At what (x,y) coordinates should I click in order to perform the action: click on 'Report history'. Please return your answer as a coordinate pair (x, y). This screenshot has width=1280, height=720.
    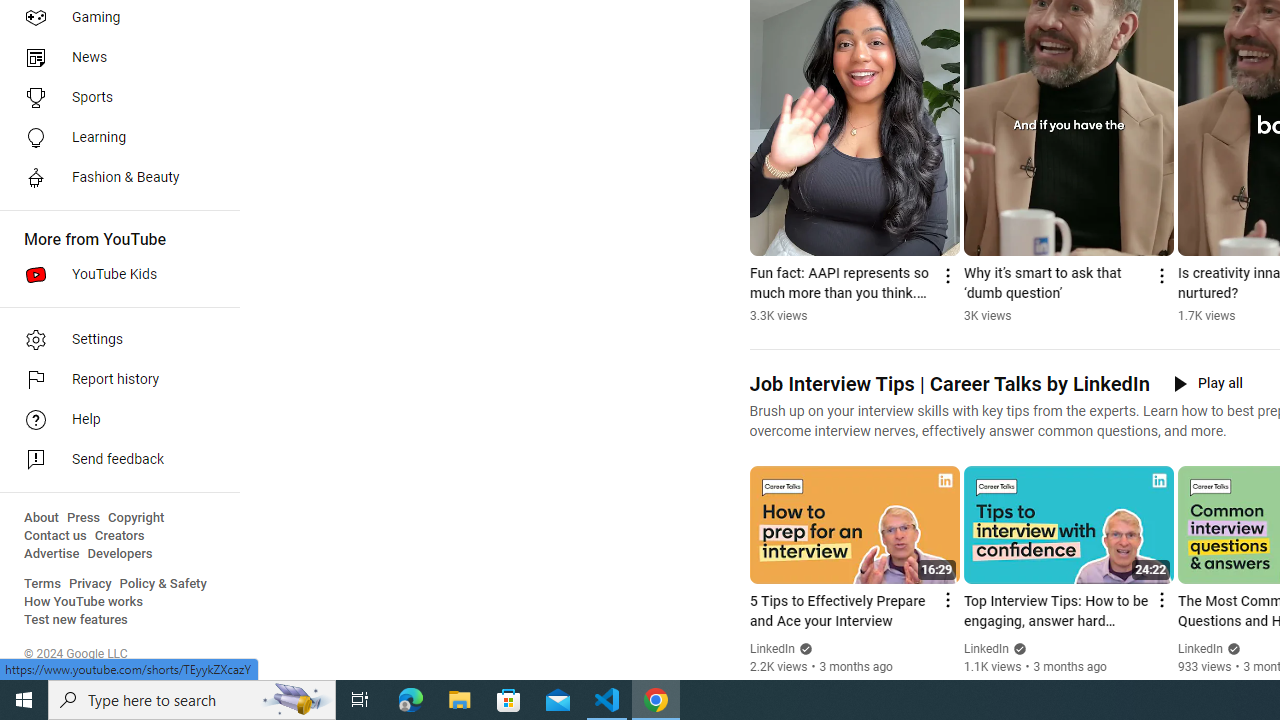
    Looking at the image, I should click on (112, 380).